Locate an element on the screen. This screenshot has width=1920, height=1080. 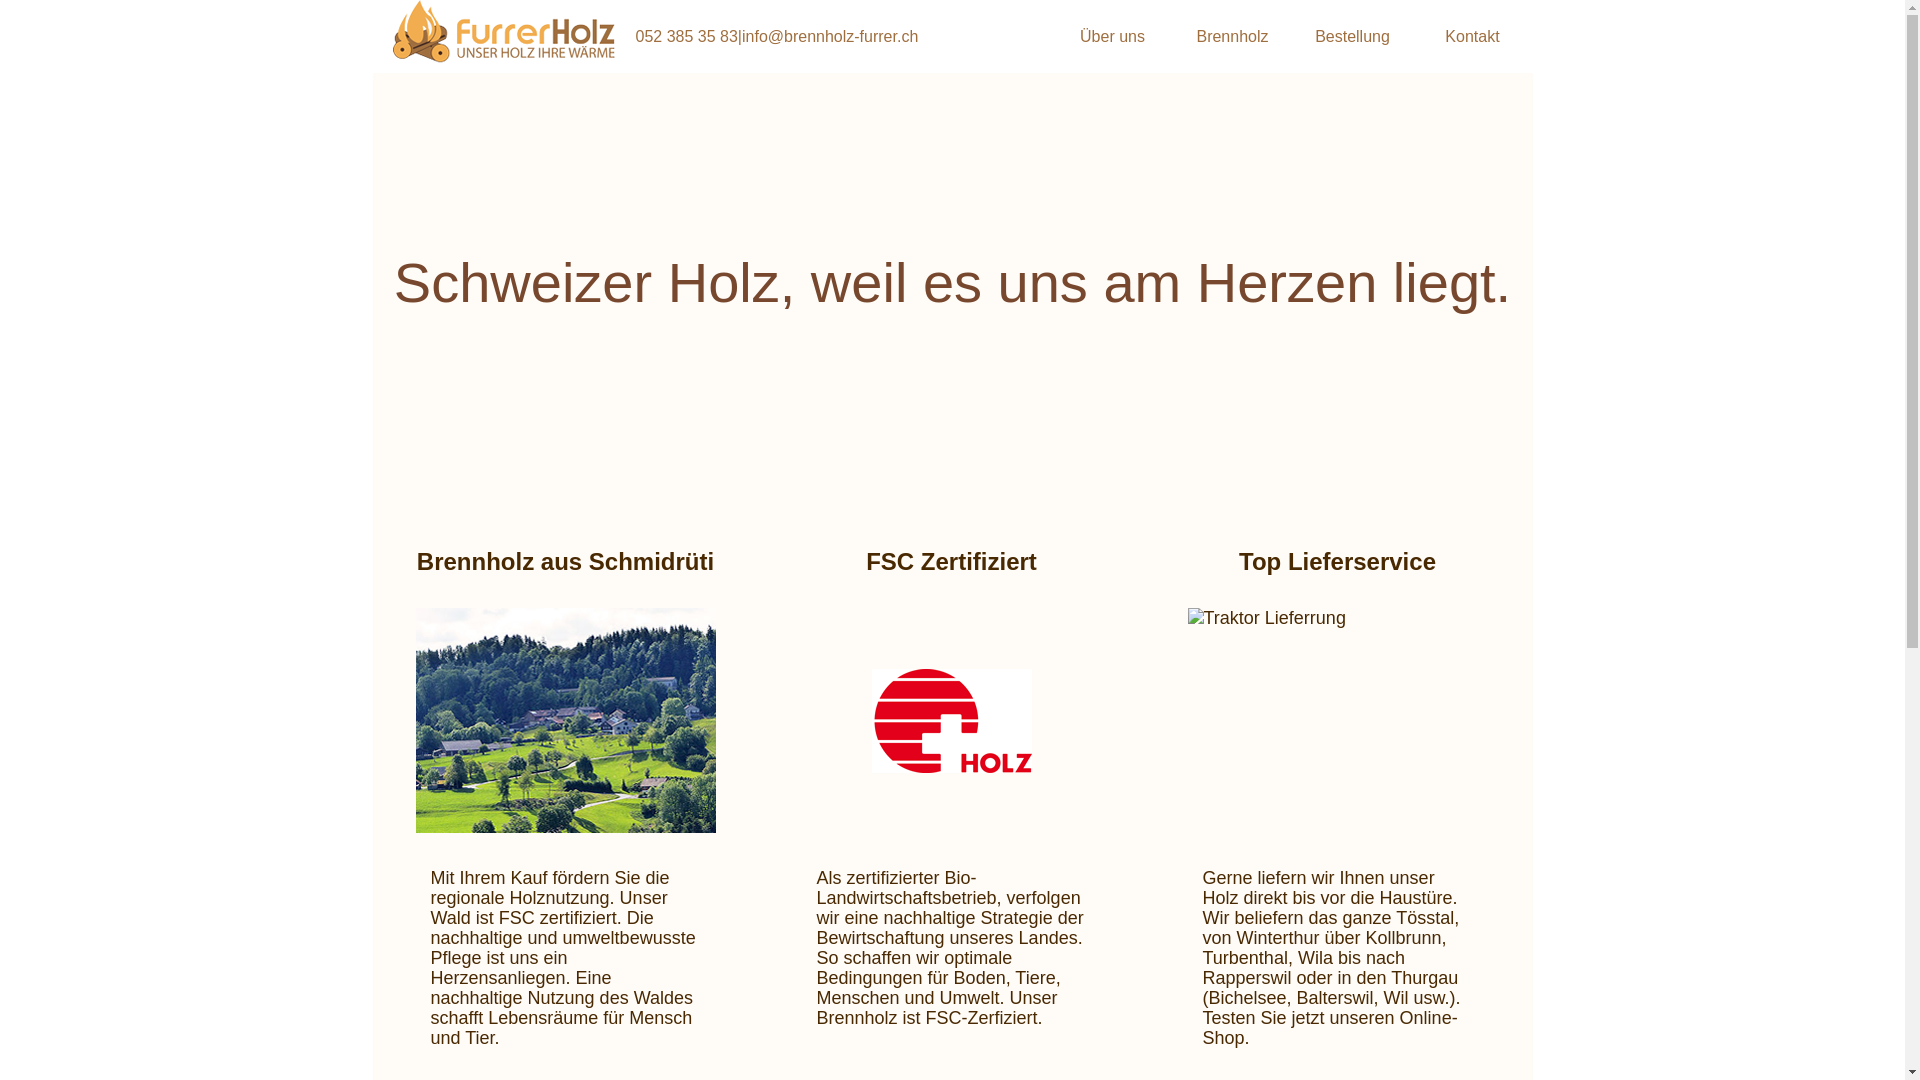
'Kontakt' is located at coordinates (1444, 36).